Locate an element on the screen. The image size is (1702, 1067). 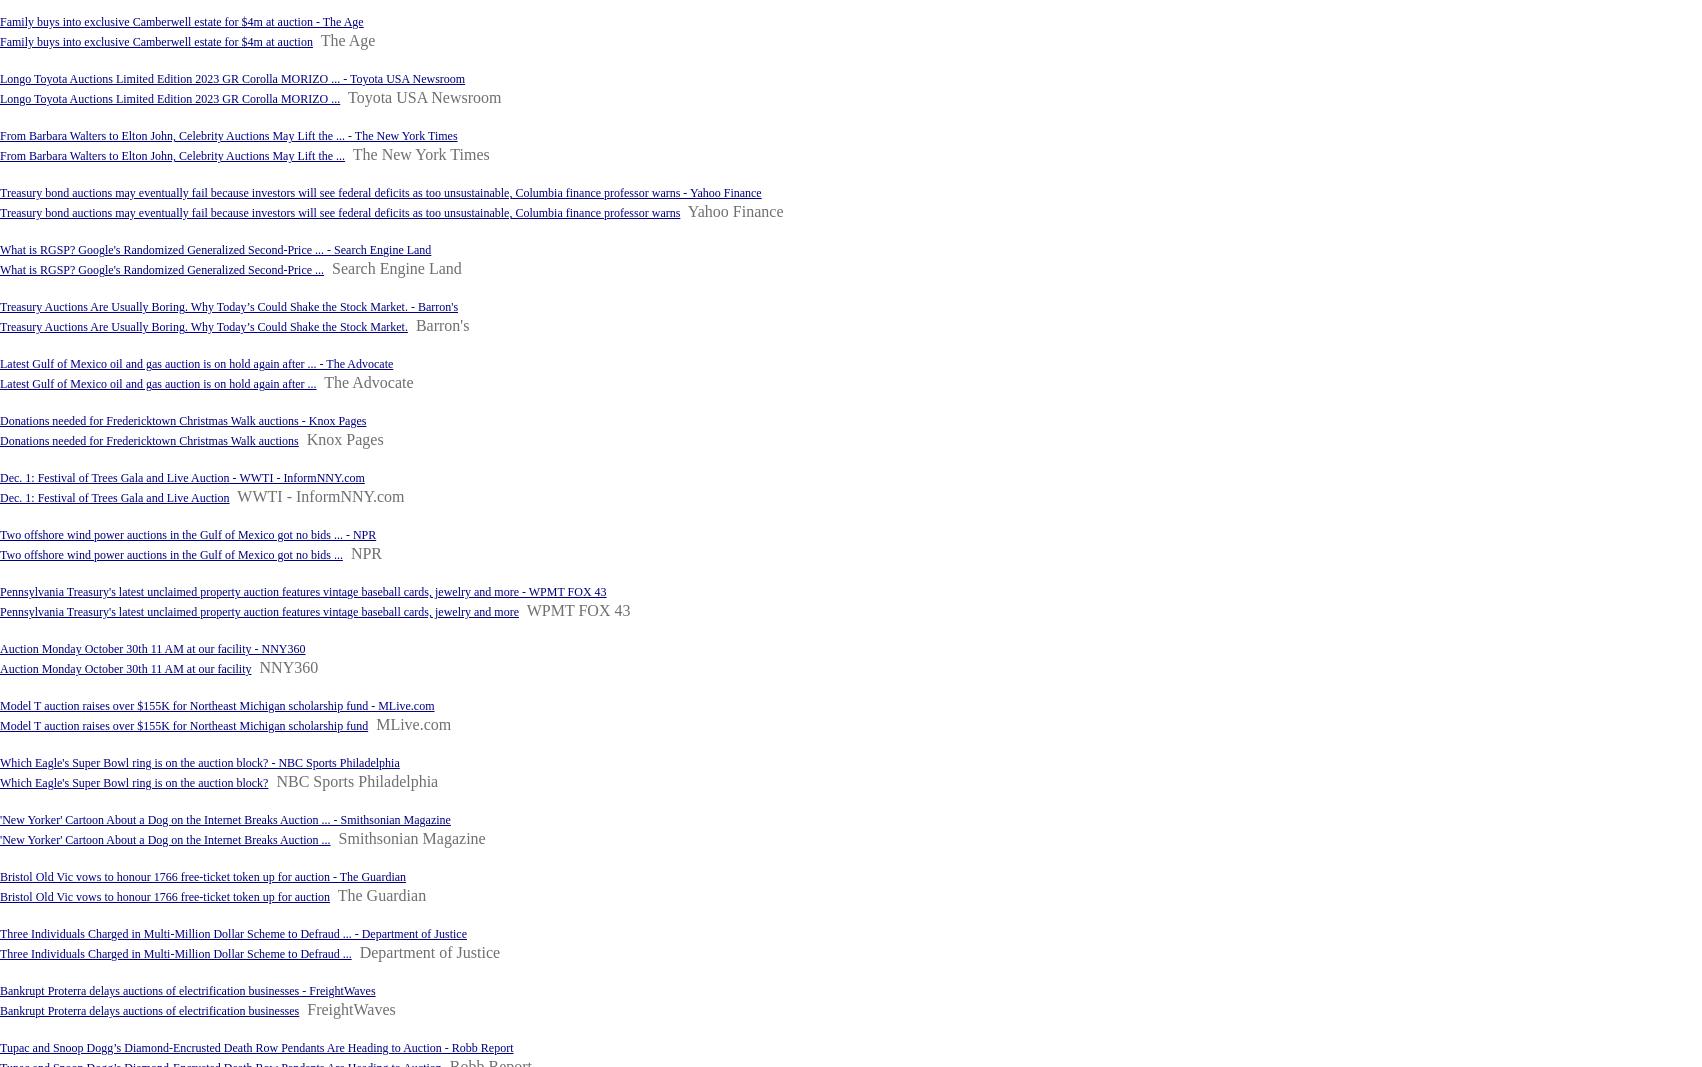
'Which Eagle's Super Bowl ring is on the auction block? - NBC Sports Philadelphia' is located at coordinates (0, 762).